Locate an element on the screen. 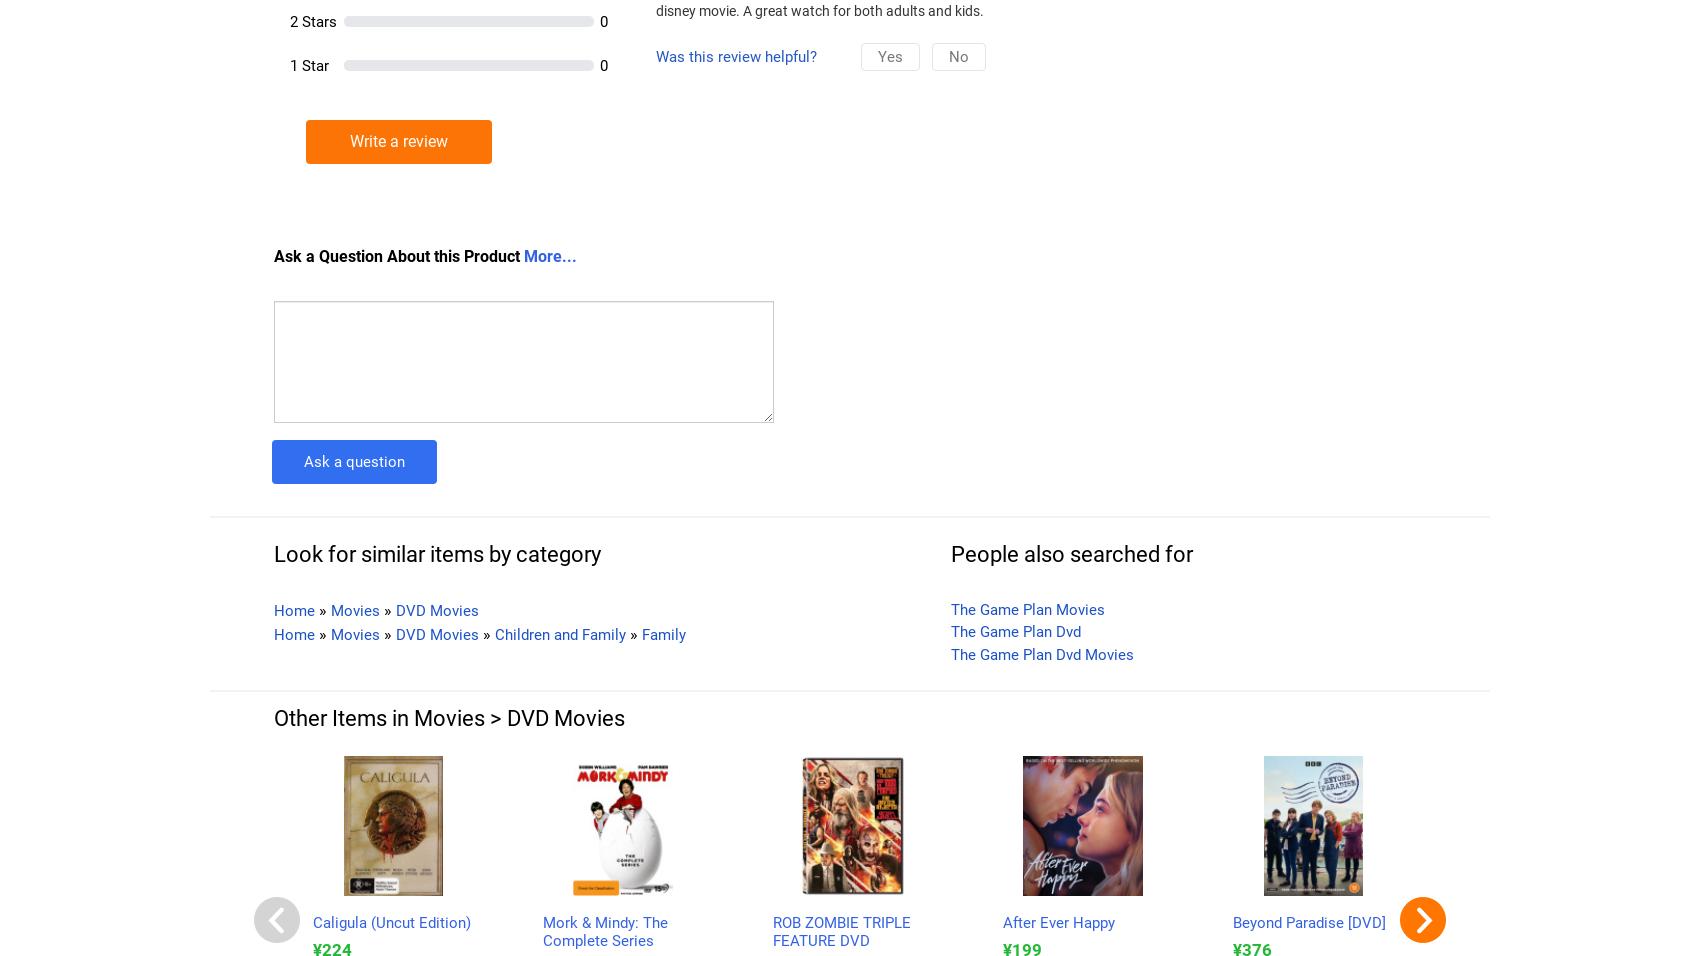 This screenshot has height=956, width=1700. 'No' is located at coordinates (957, 55).